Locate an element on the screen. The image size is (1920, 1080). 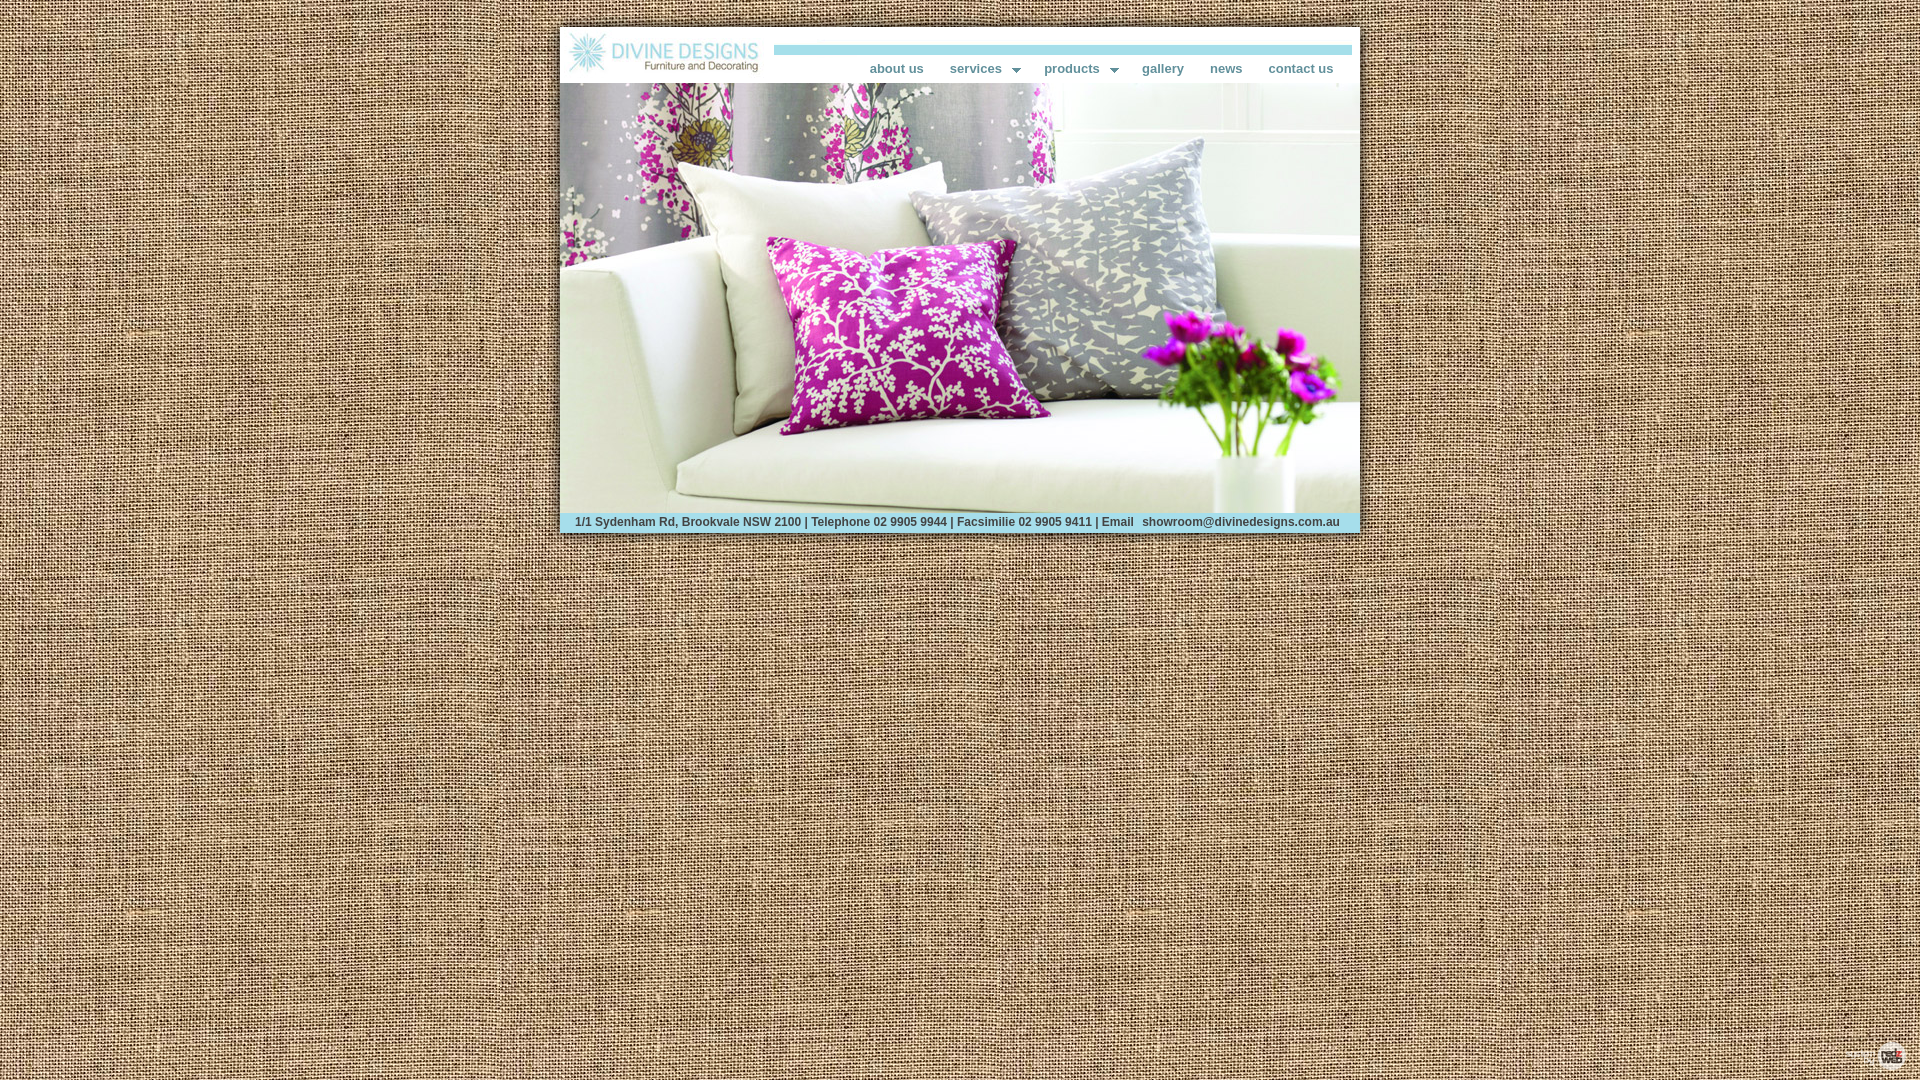
'about us' is located at coordinates (896, 67).